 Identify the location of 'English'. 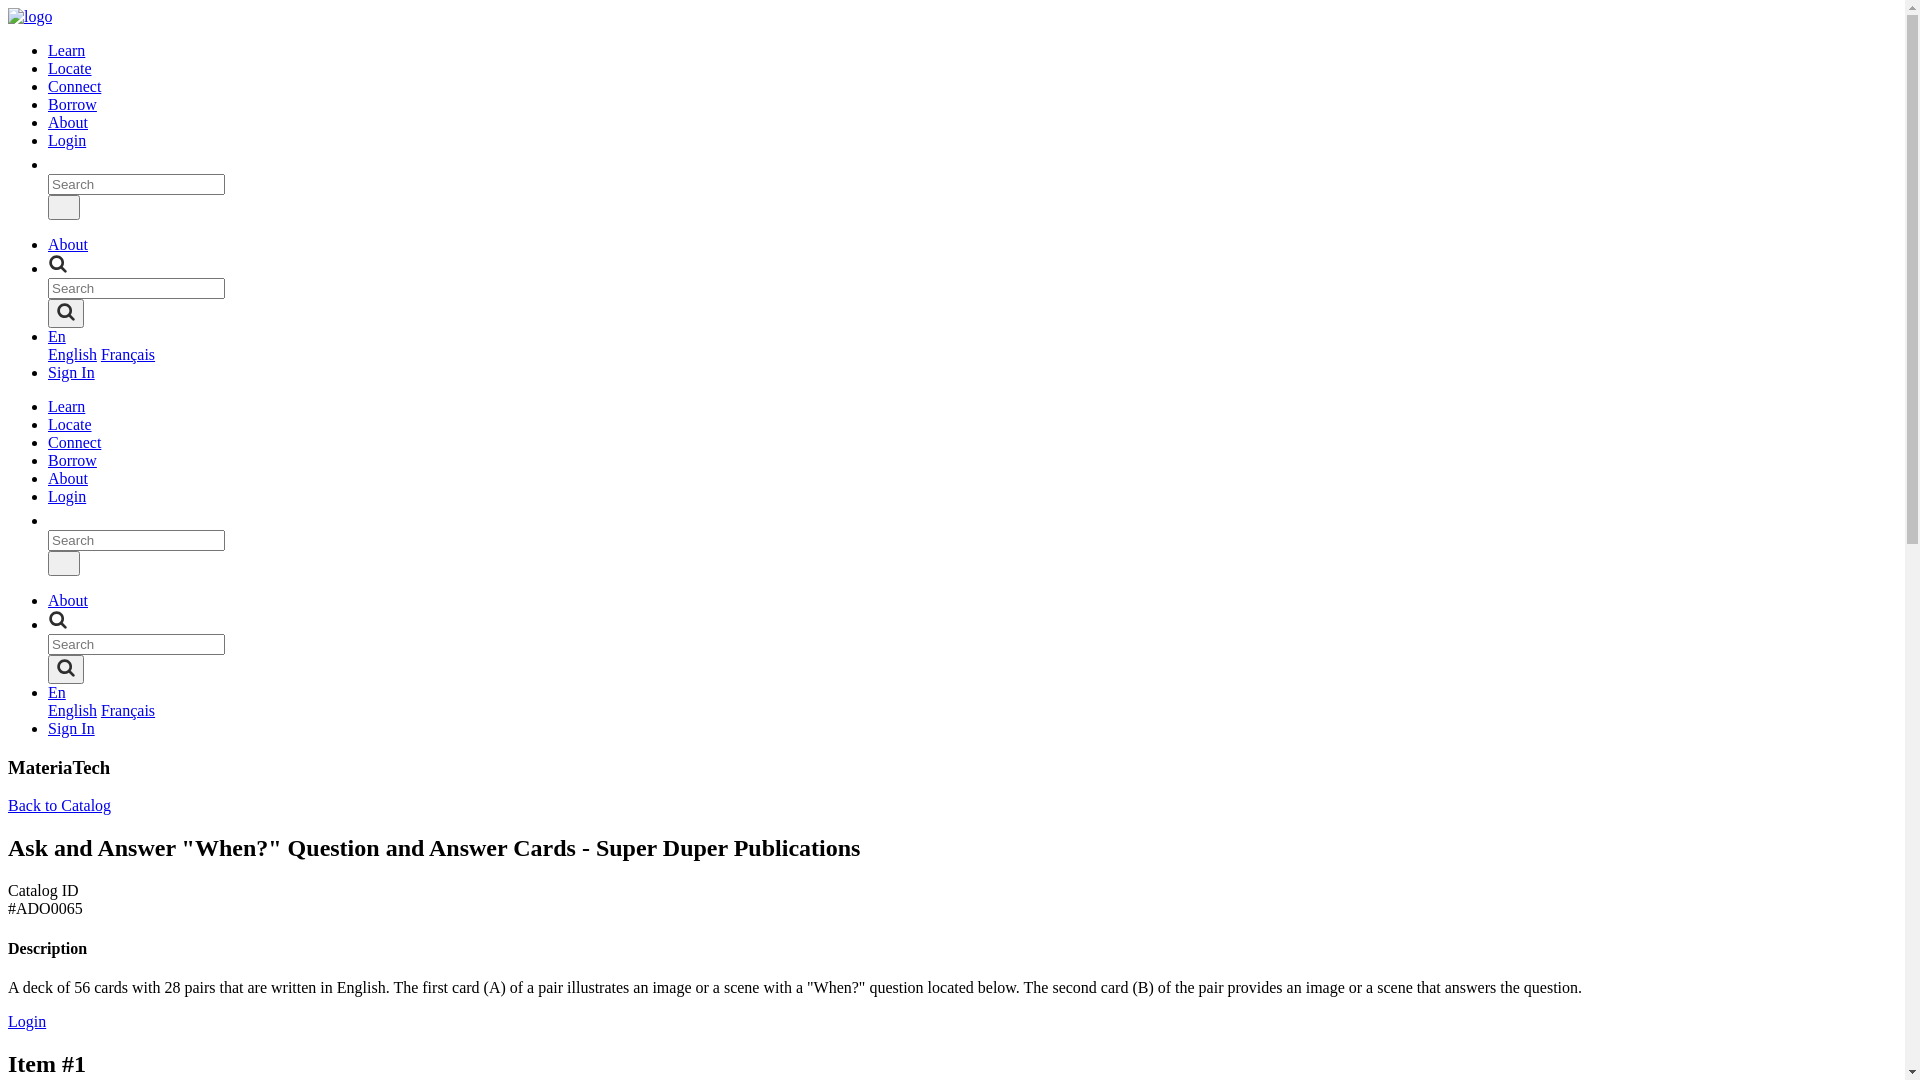
(72, 709).